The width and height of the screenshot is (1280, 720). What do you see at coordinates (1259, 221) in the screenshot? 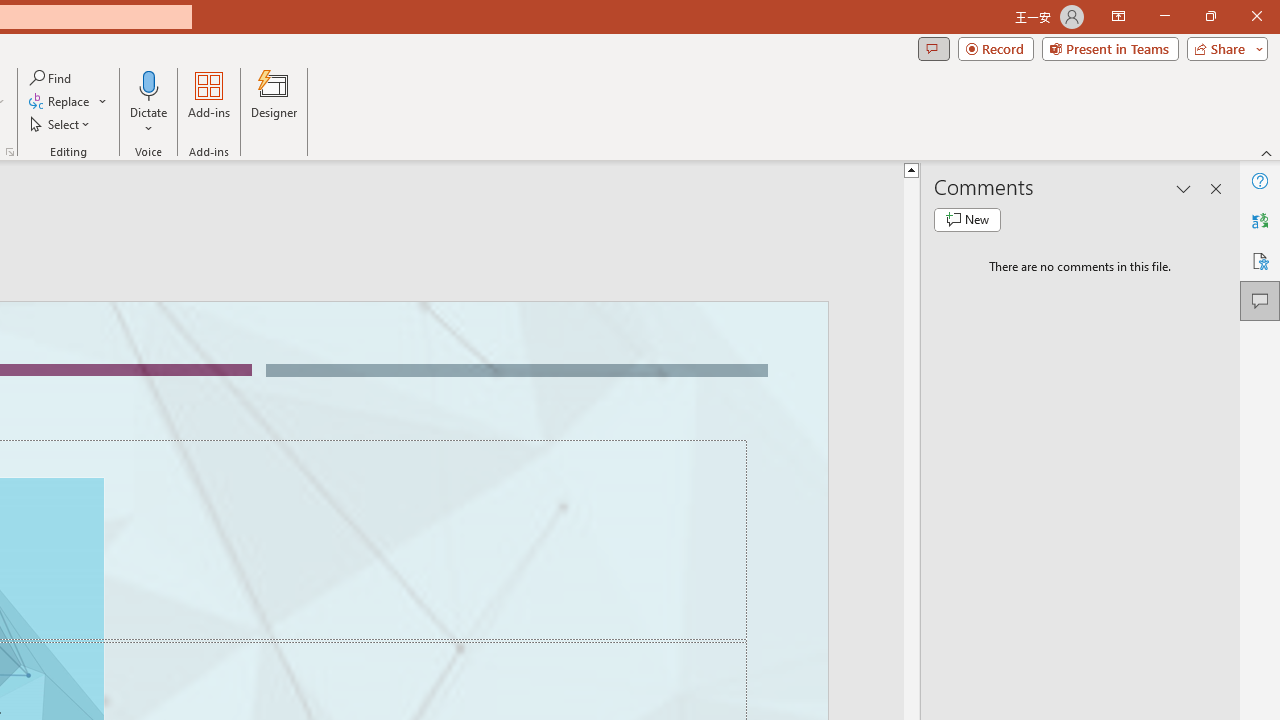
I see `'Translator'` at bounding box center [1259, 221].